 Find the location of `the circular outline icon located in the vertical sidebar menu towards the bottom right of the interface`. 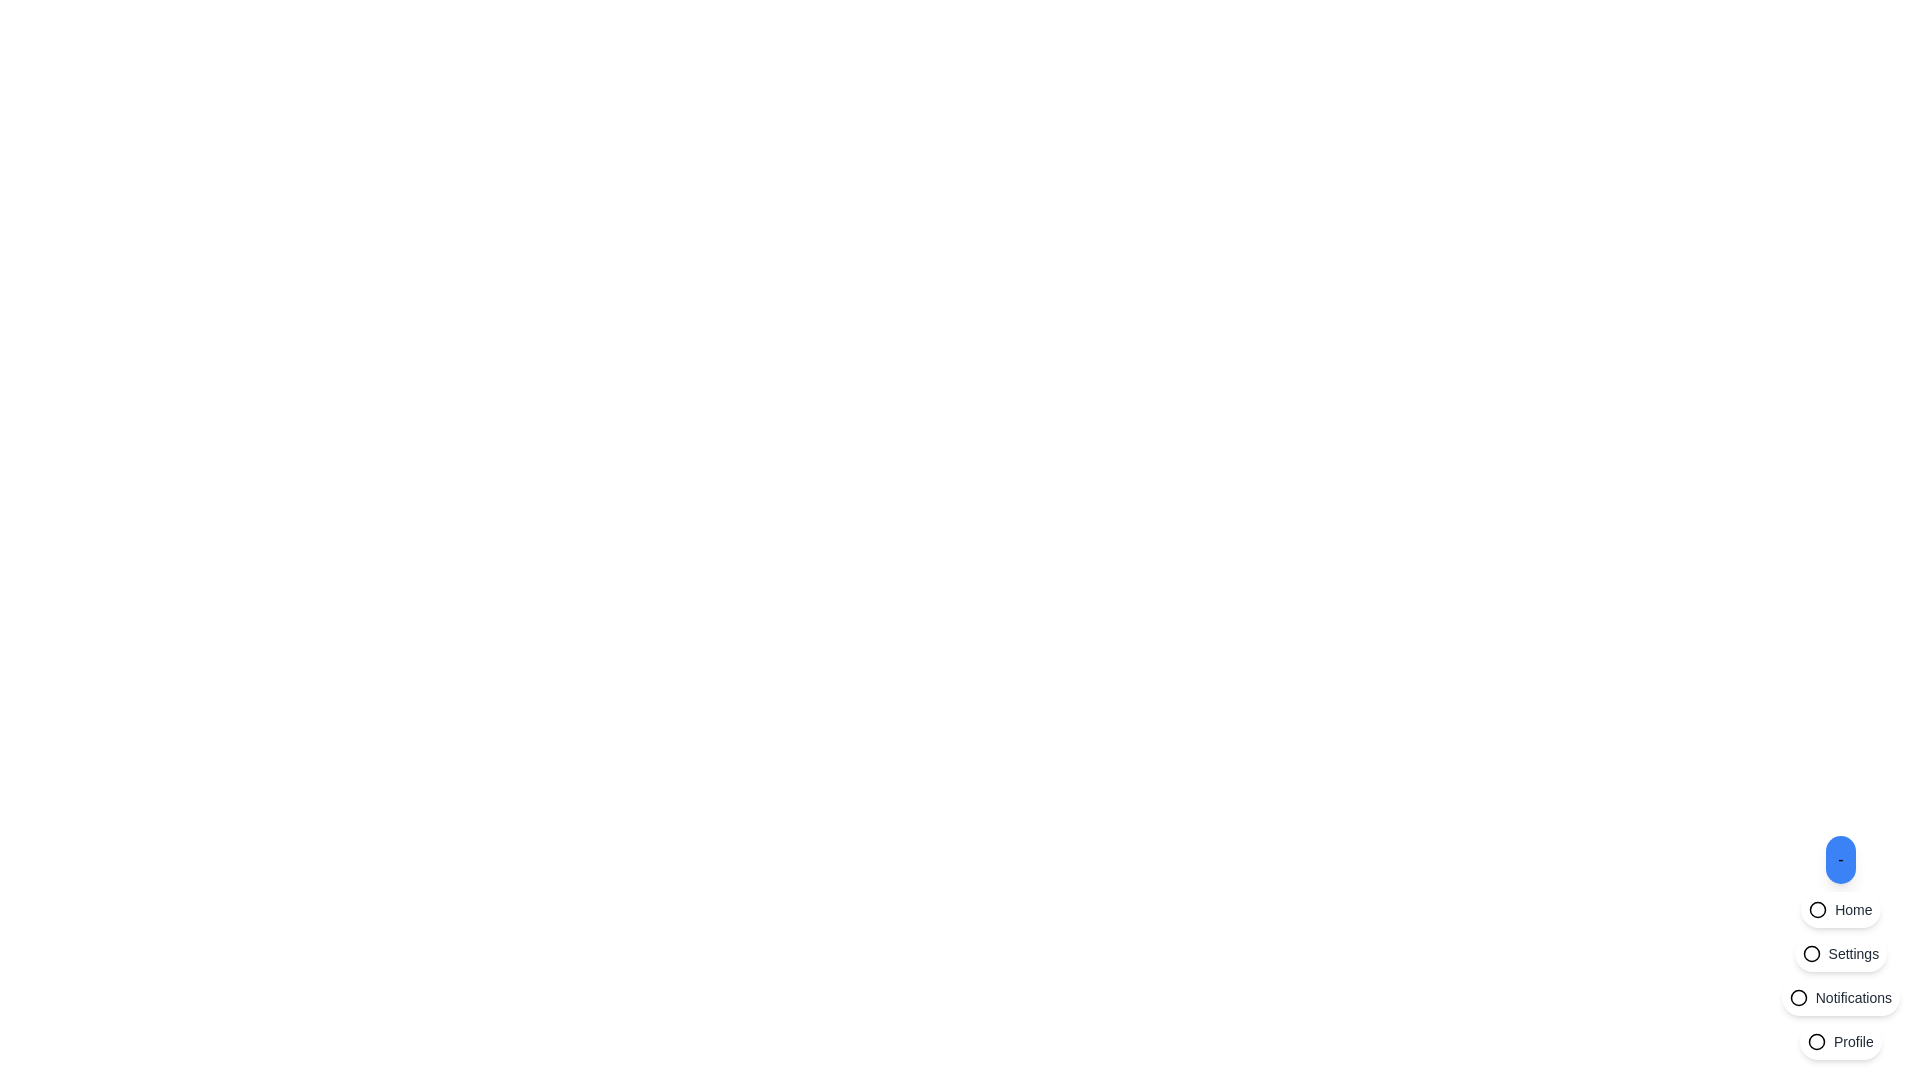

the circular outline icon located in the vertical sidebar menu towards the bottom right of the interface is located at coordinates (1811, 952).